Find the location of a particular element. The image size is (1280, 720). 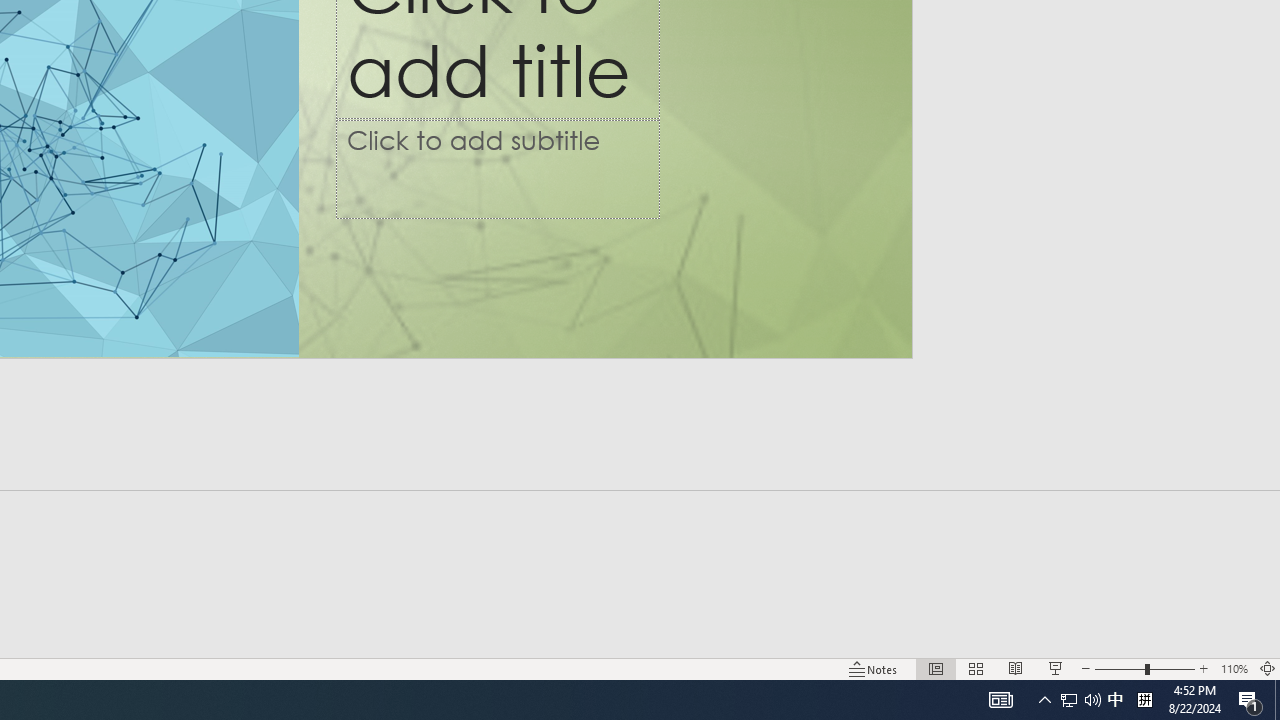

'Zoom 110%' is located at coordinates (1233, 669).